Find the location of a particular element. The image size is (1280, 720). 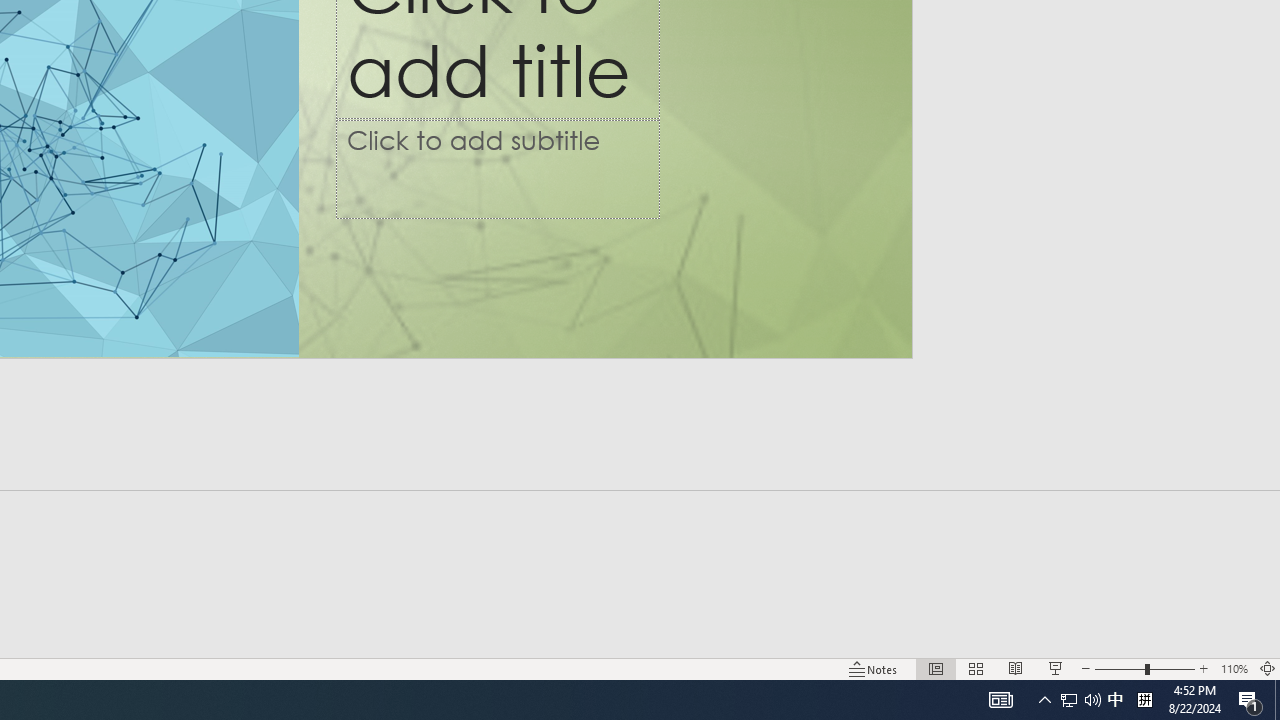

'Zoom 110%' is located at coordinates (1233, 669).